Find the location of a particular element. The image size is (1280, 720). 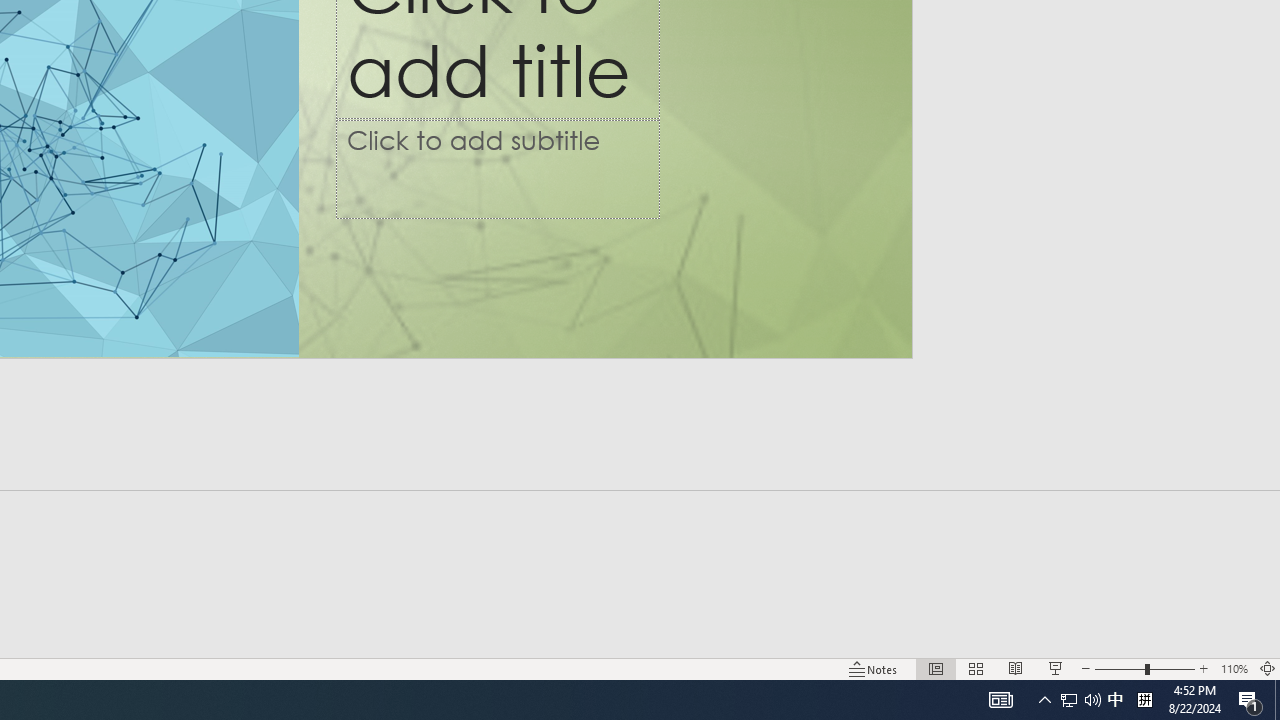

'Zoom 110%' is located at coordinates (1233, 669).